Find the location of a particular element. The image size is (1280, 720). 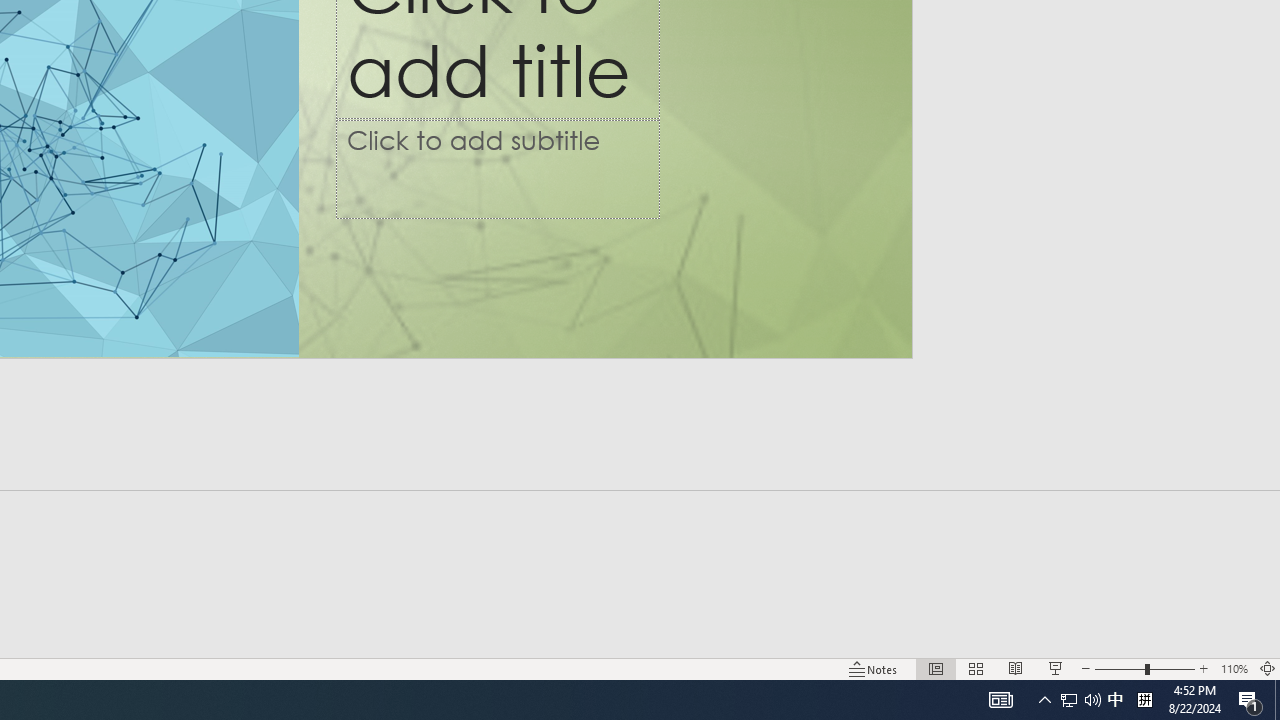

'Zoom 110%' is located at coordinates (1233, 669).